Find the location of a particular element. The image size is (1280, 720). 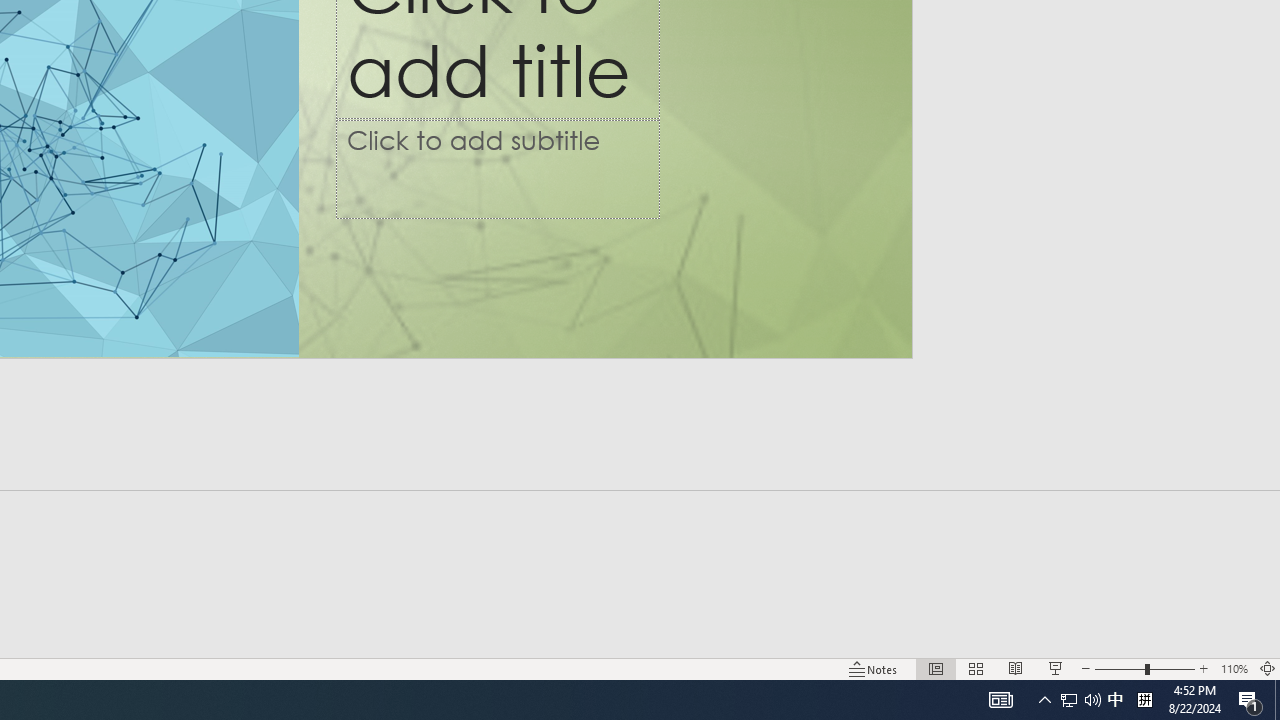

'Zoom 110%' is located at coordinates (1233, 669).